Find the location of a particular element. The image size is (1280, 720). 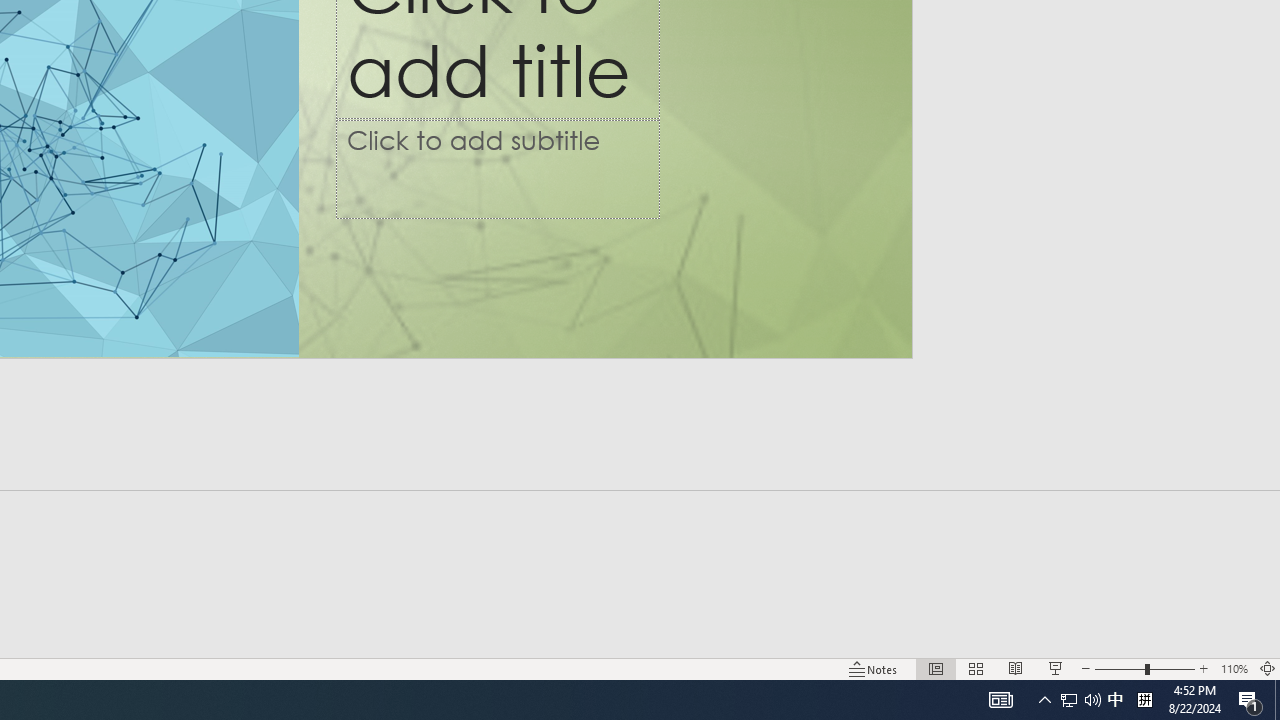

'Zoom 110%' is located at coordinates (1233, 669).